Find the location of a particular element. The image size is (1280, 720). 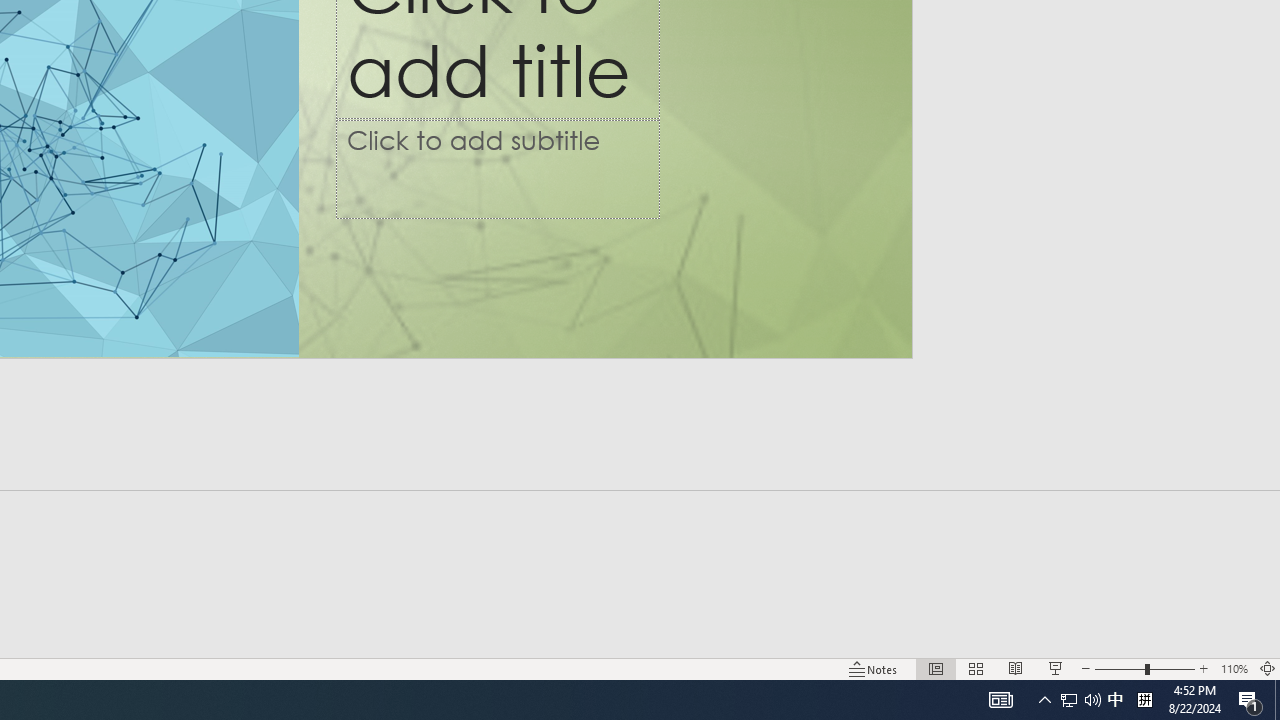

'Zoom 110%' is located at coordinates (1233, 669).